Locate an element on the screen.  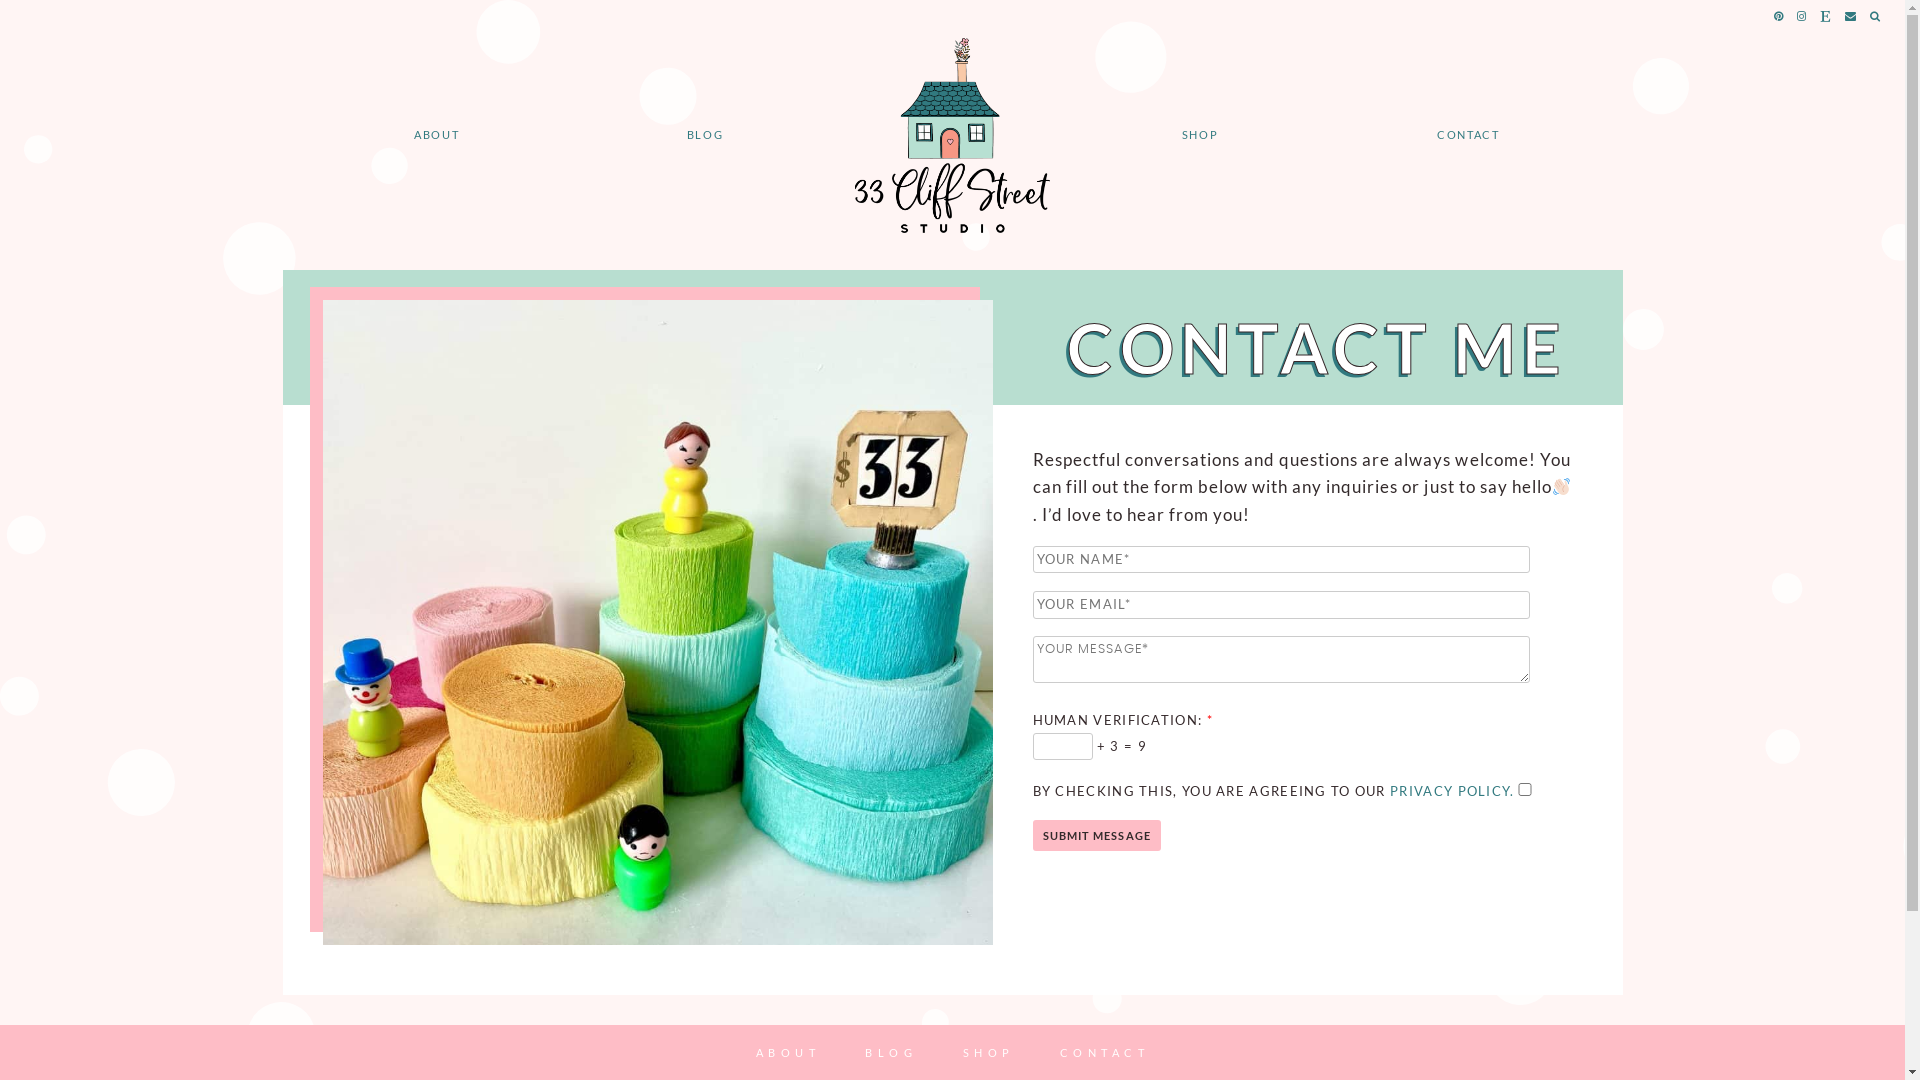
'CONTACT' is located at coordinates (1468, 134).